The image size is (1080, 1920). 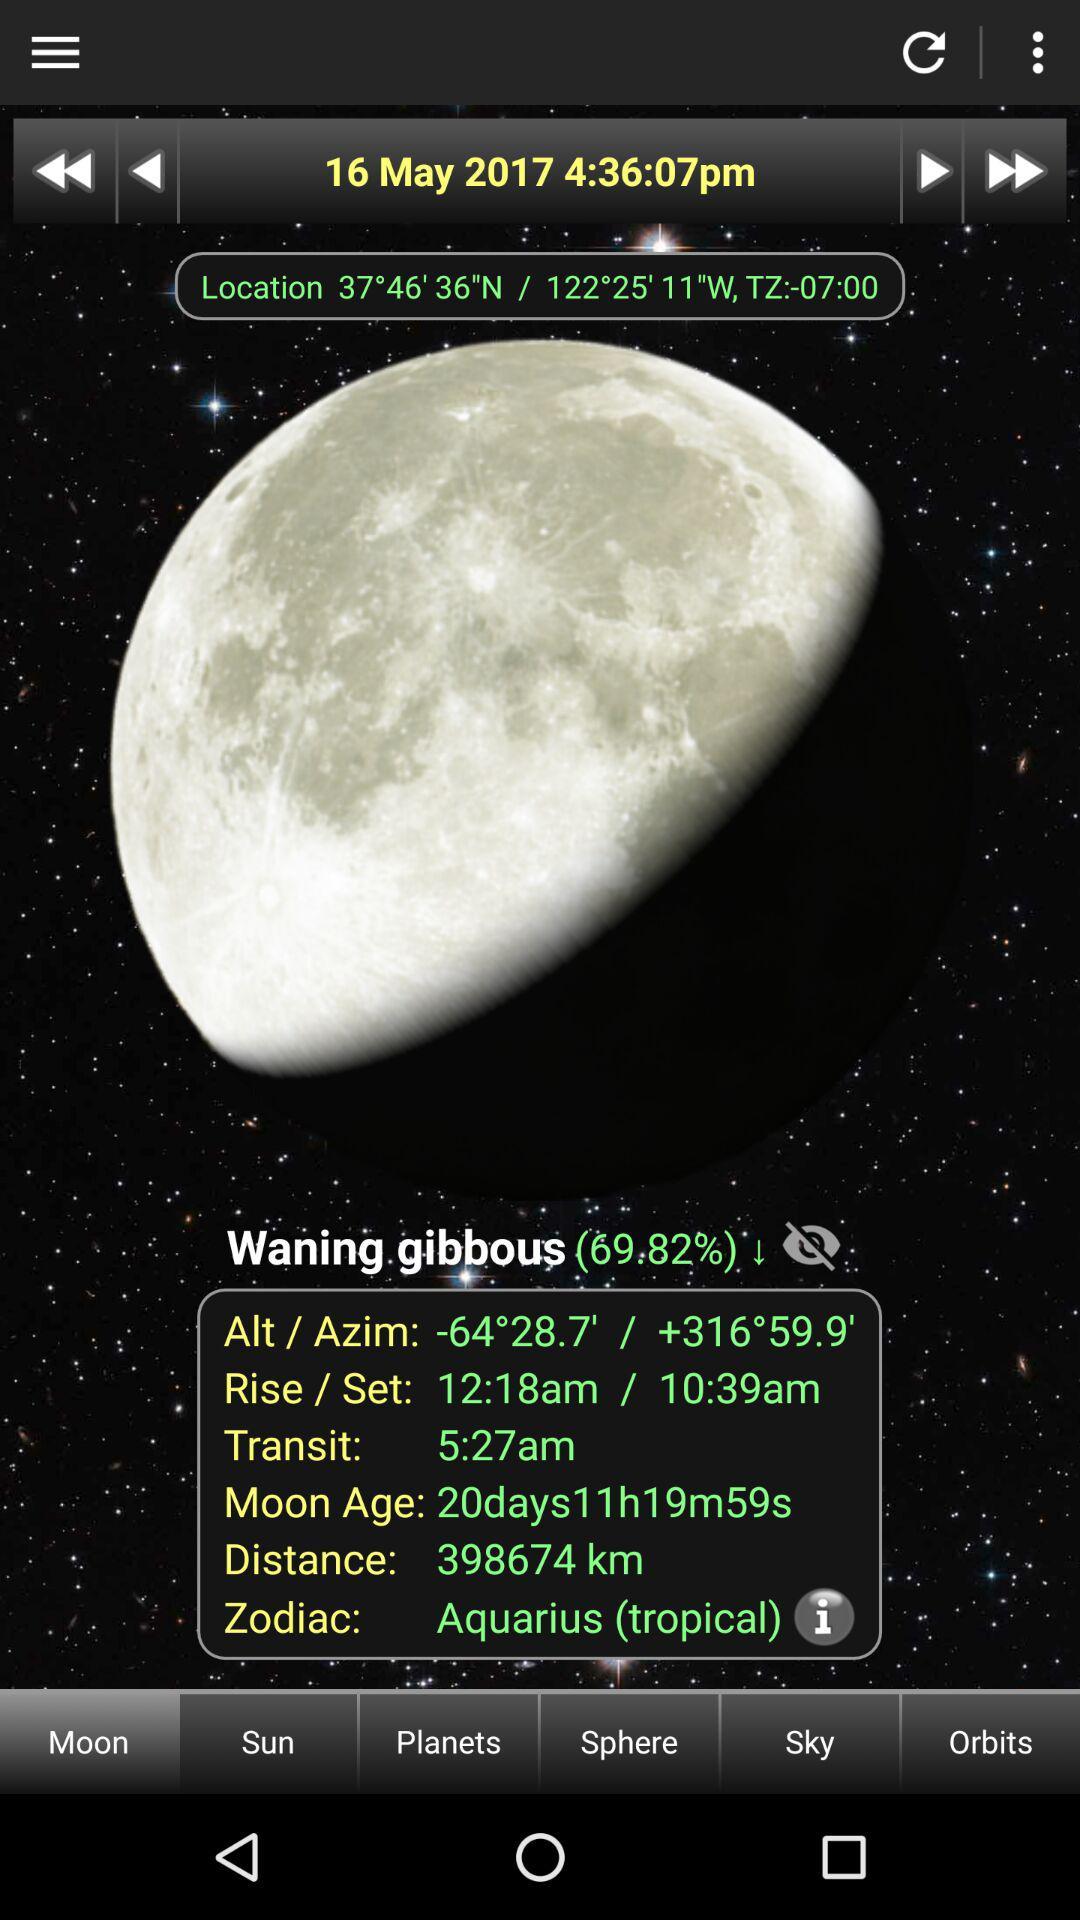 I want to click on toggles a fast forward option, so click(x=1015, y=171).